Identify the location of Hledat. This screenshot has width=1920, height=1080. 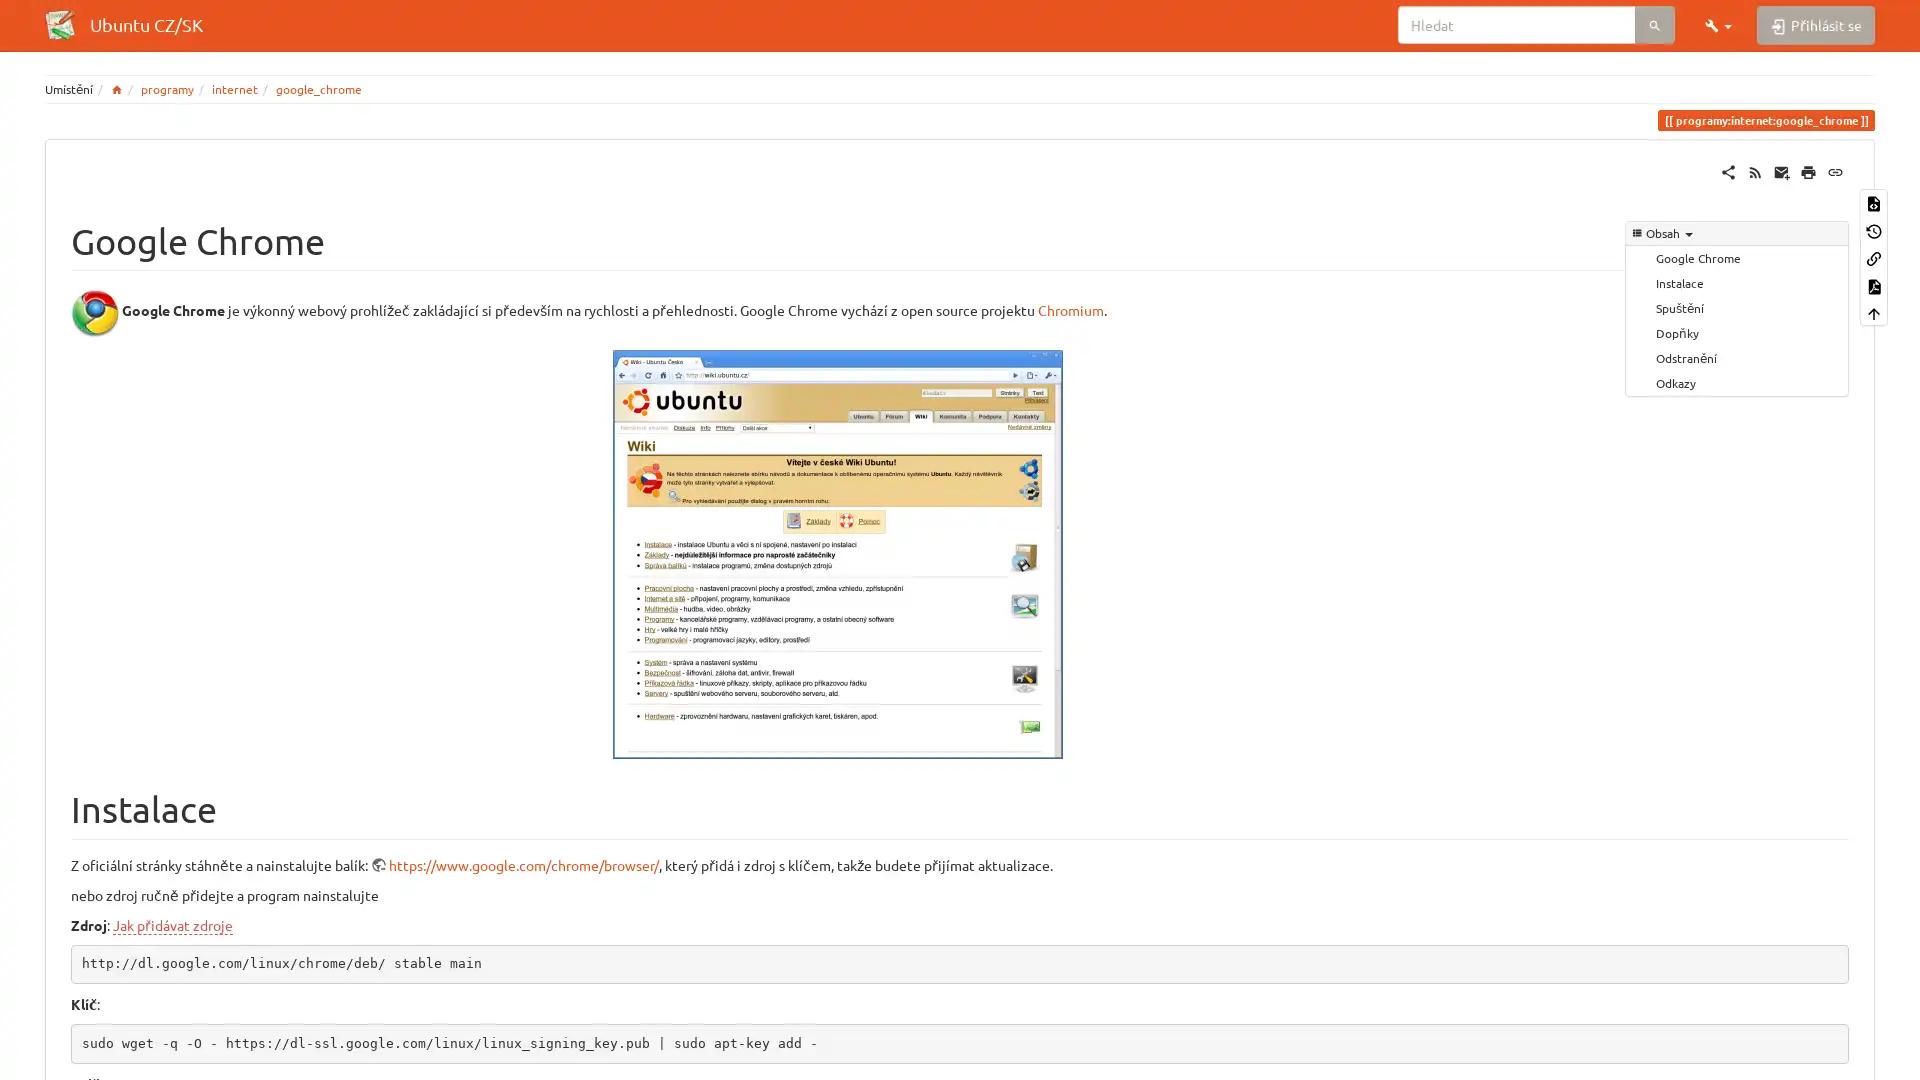
(1654, 24).